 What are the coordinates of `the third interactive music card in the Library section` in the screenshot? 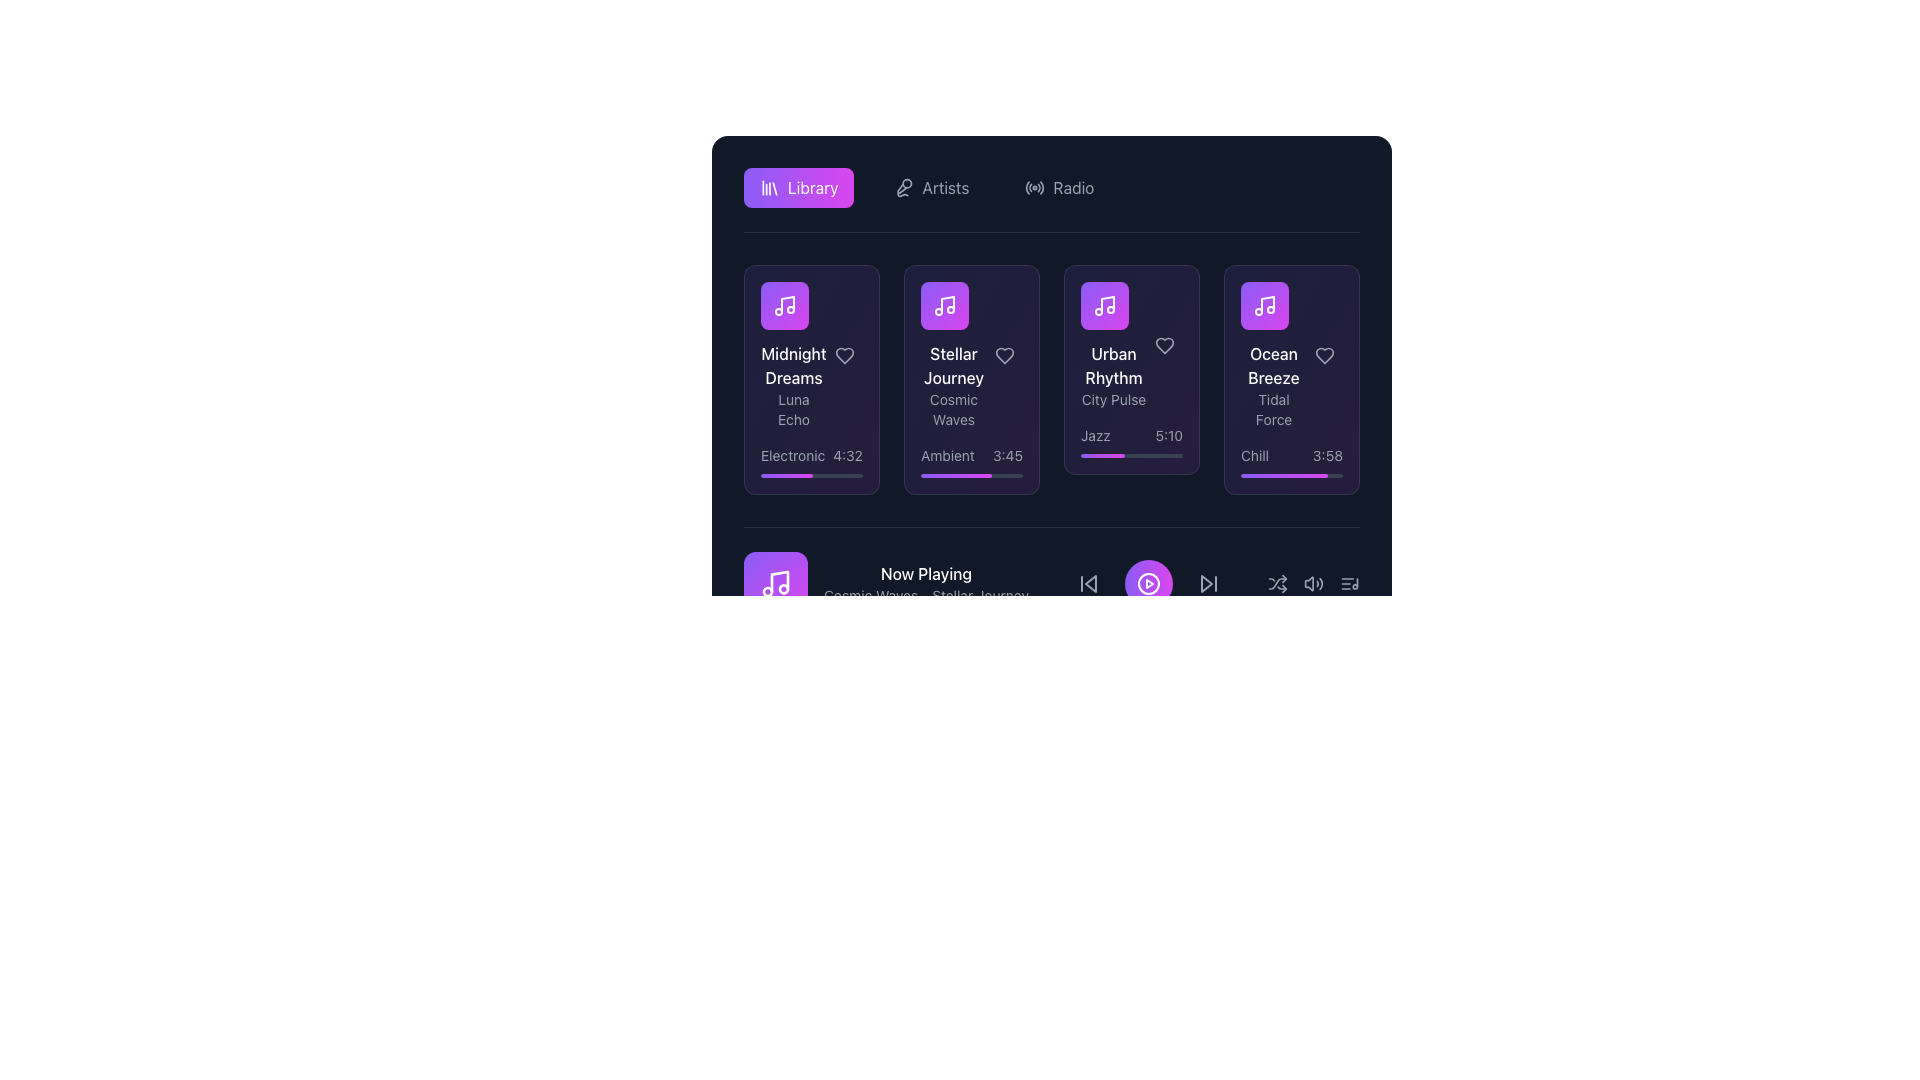 It's located at (1132, 380).